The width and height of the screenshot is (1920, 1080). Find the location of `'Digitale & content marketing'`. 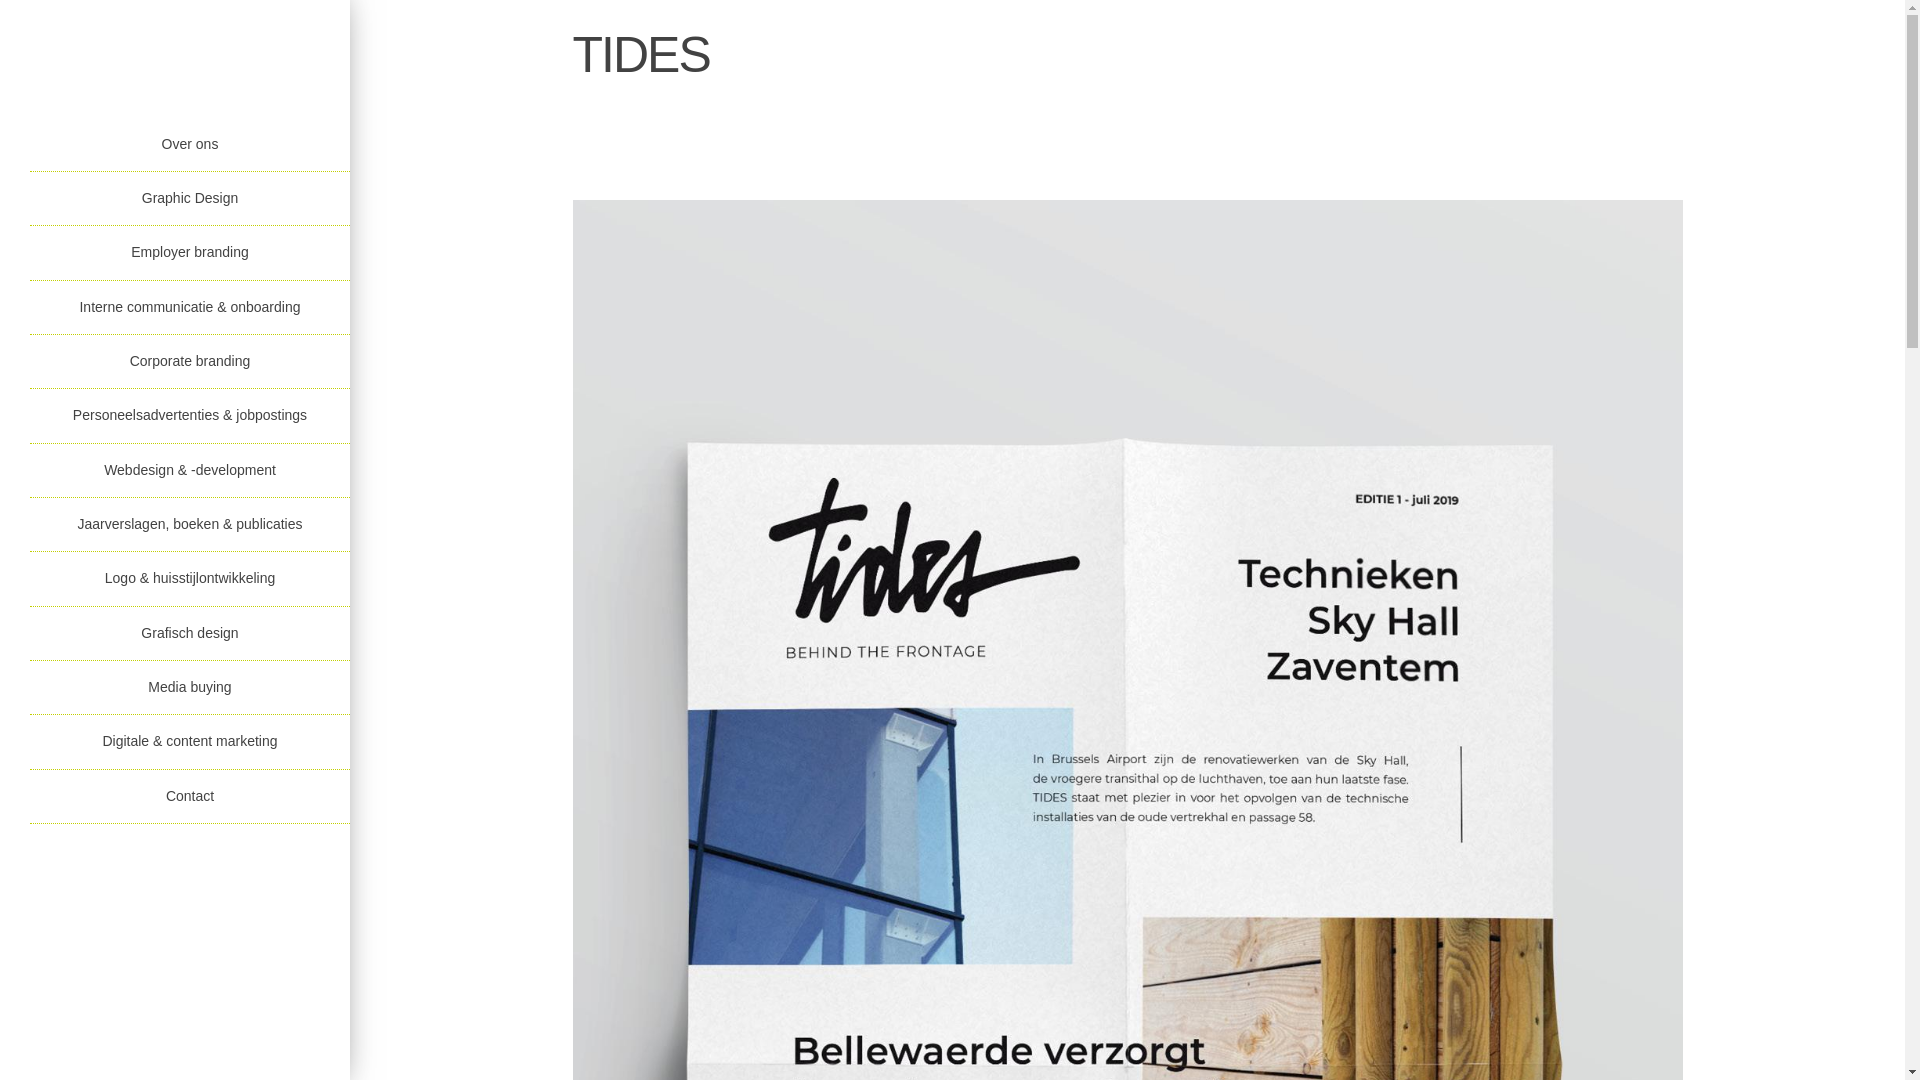

'Digitale & content marketing' is located at coordinates (190, 741).